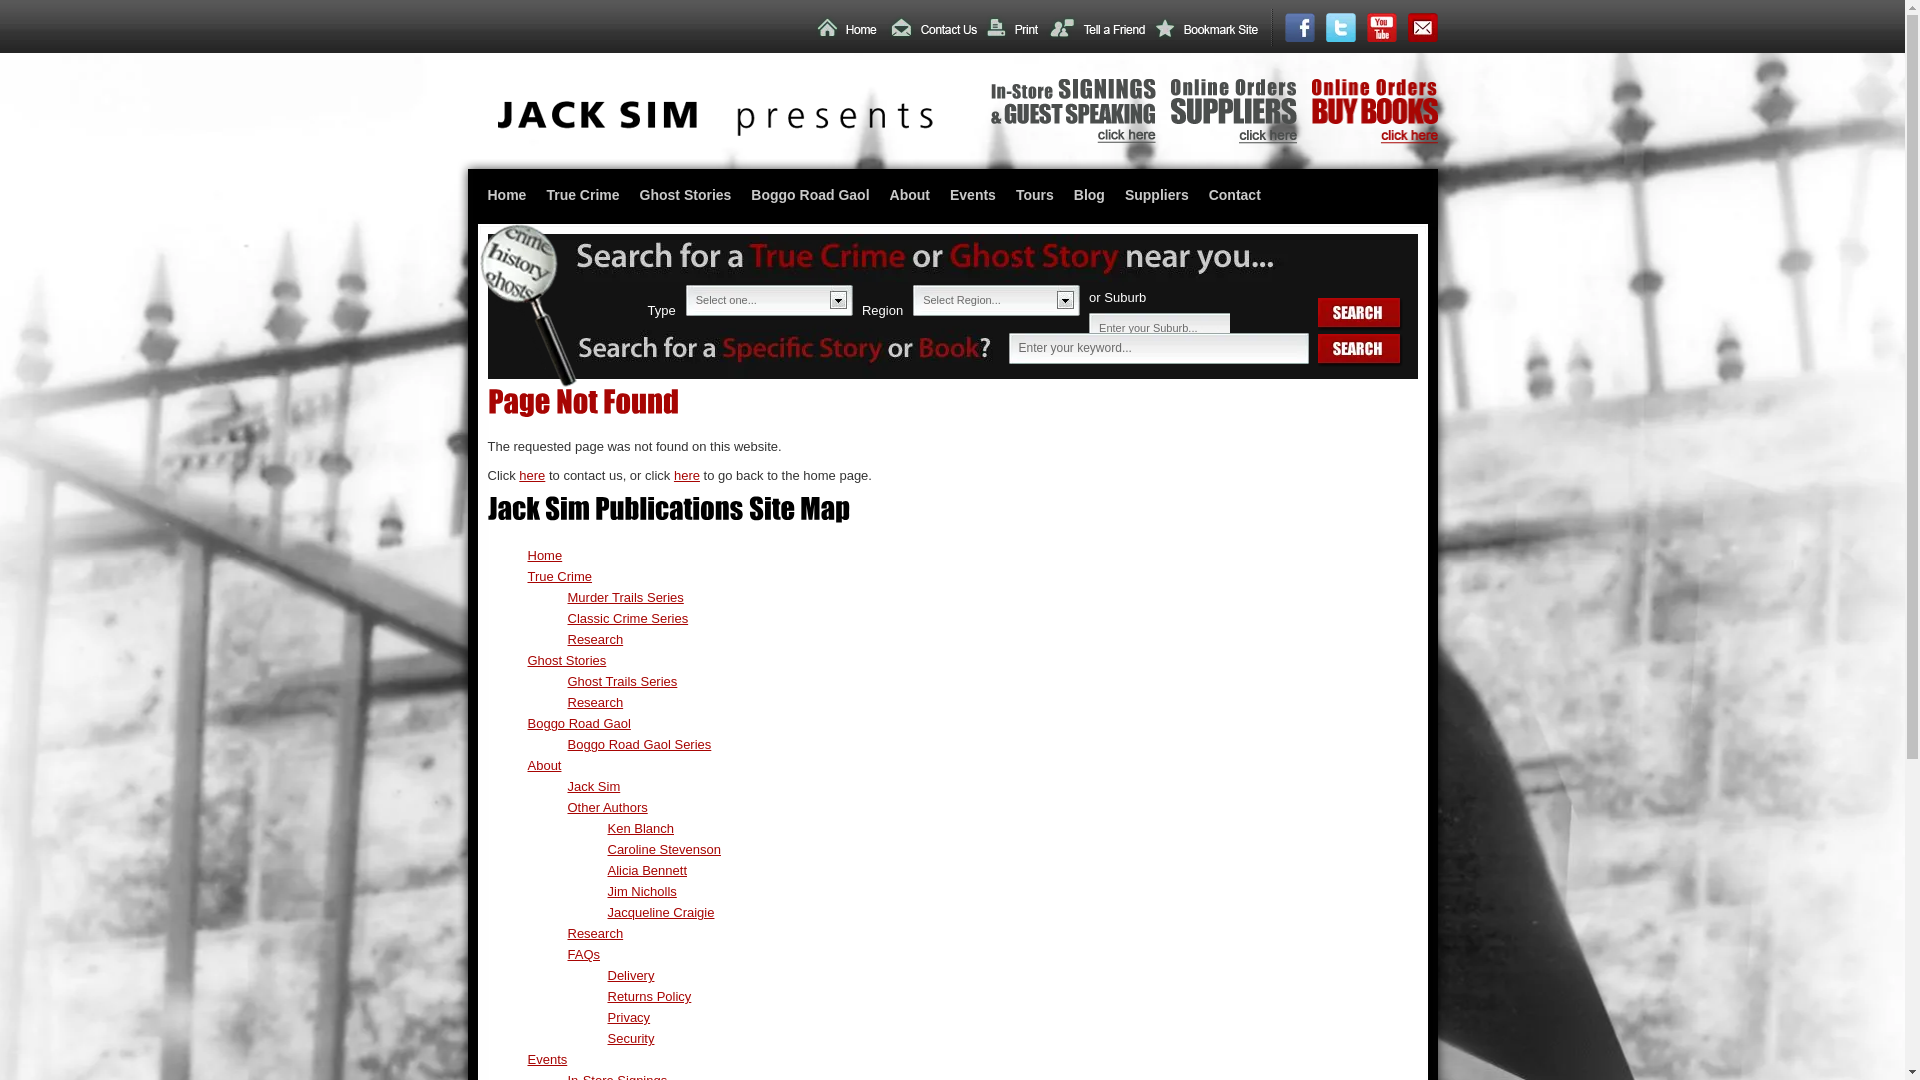  I want to click on 'Home', so click(507, 196).